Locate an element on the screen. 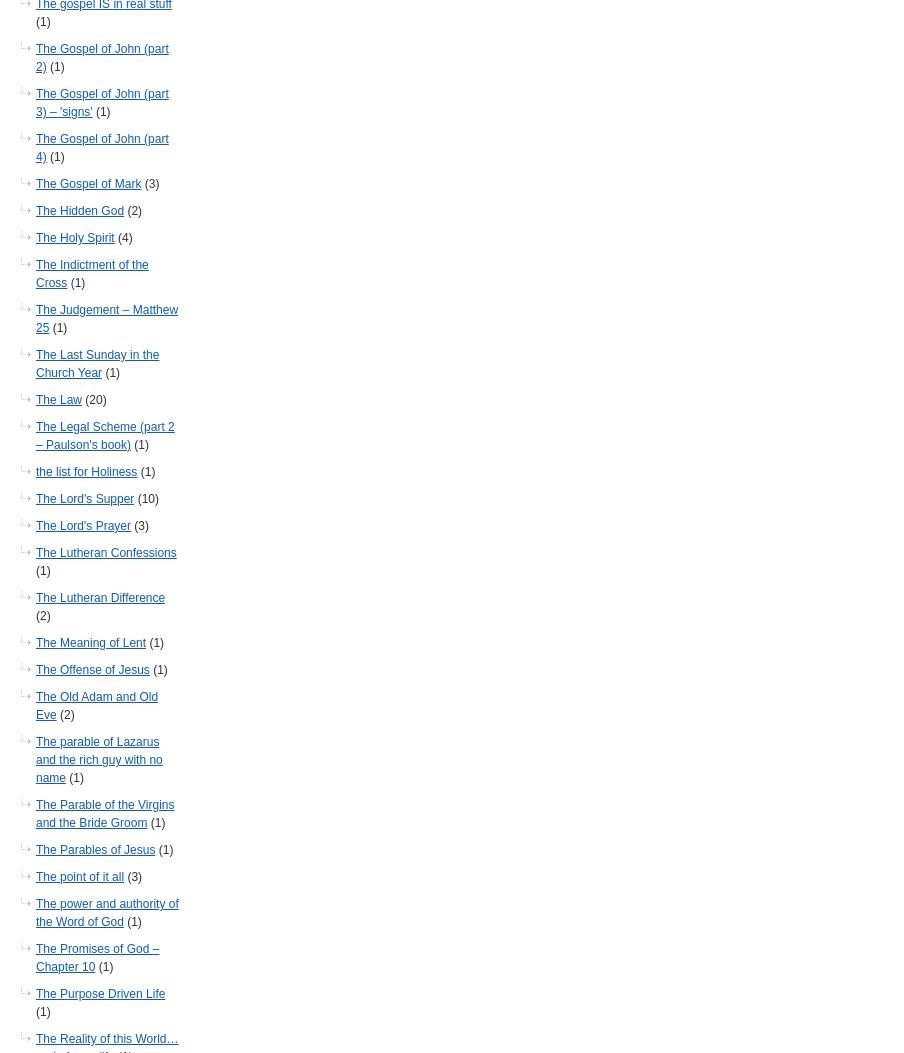  'The Hidden God' is located at coordinates (80, 211).